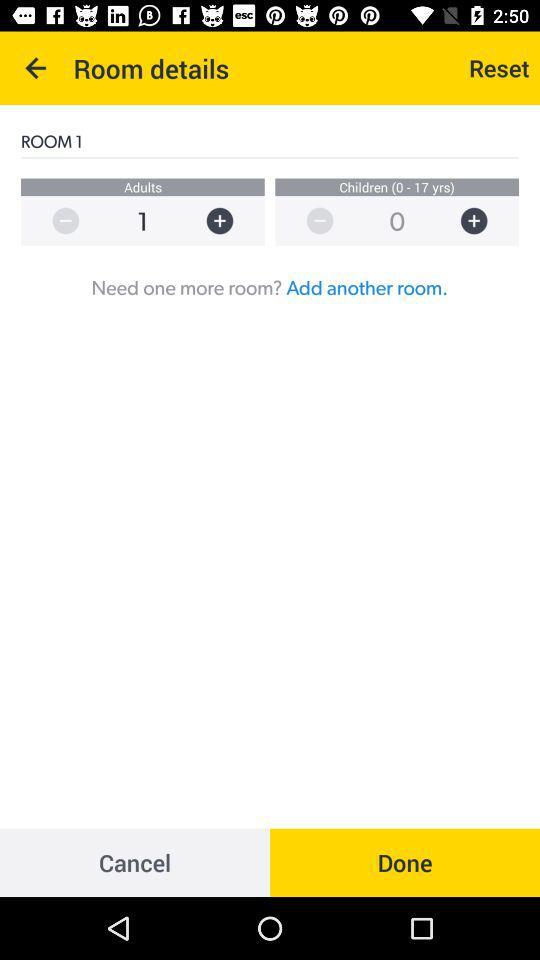  What do you see at coordinates (228, 221) in the screenshot?
I see `increase by 1` at bounding box center [228, 221].